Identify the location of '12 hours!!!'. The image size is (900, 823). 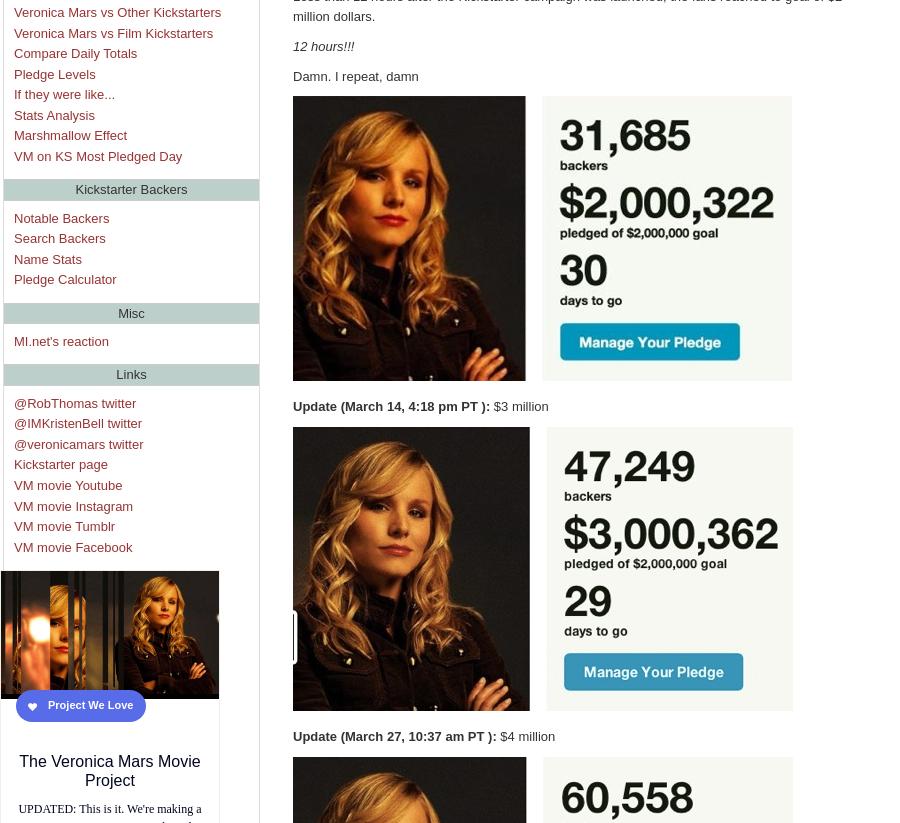
(322, 45).